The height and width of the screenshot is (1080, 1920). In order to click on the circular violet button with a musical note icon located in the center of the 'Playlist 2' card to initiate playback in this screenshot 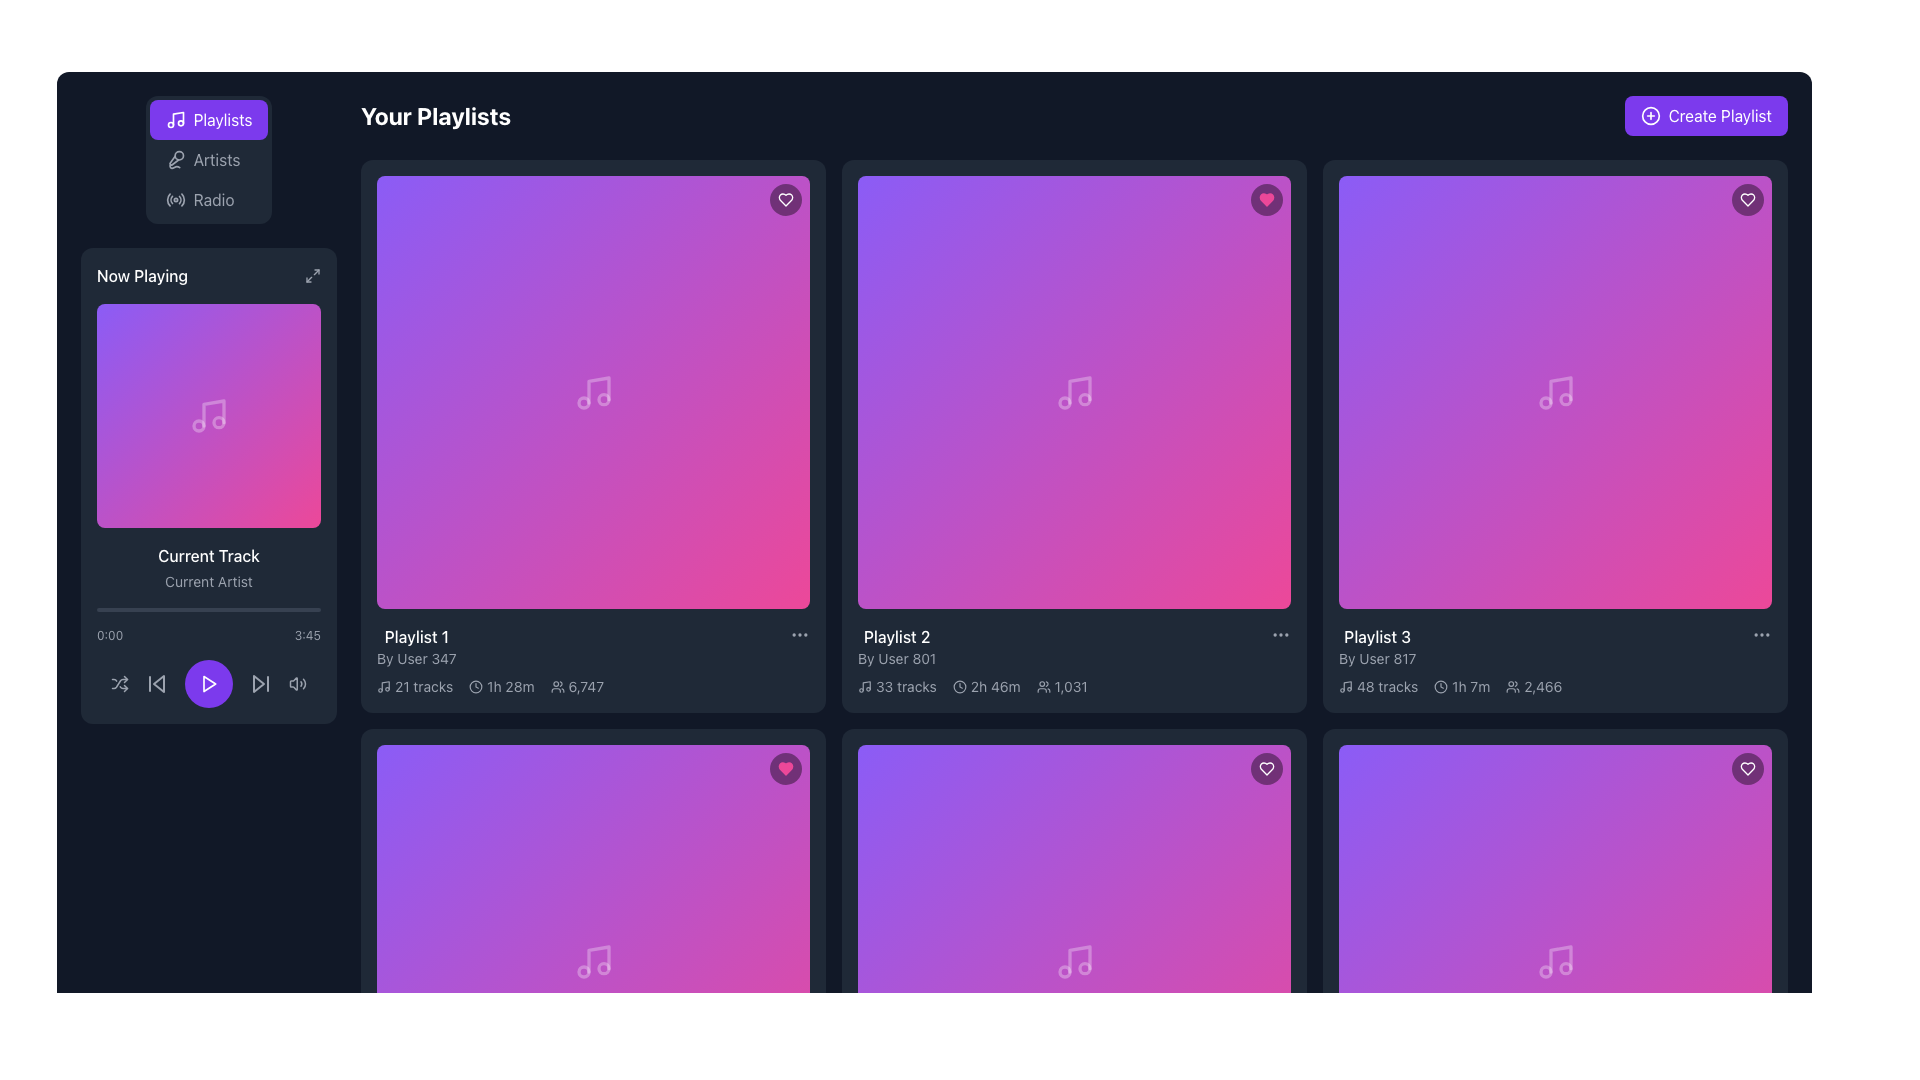, I will do `click(1073, 392)`.